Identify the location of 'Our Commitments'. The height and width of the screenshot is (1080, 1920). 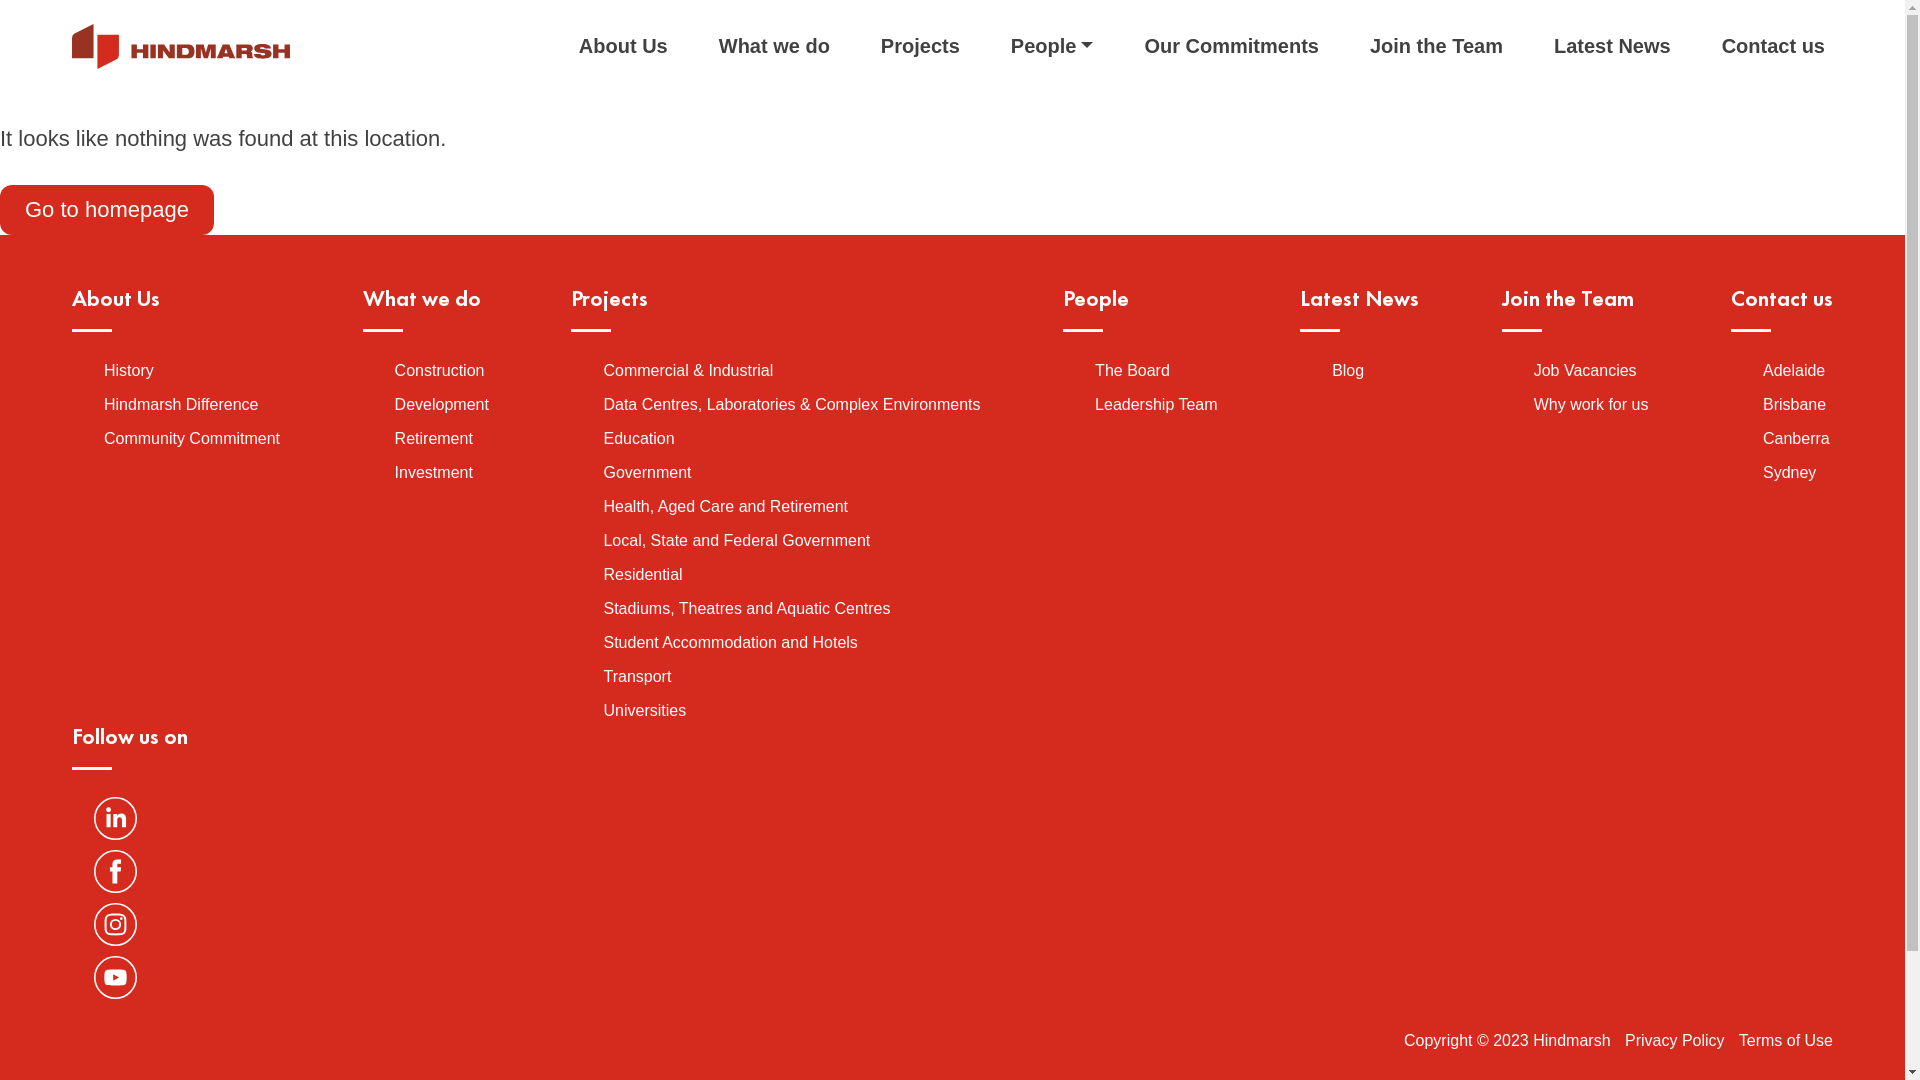
(1229, 45).